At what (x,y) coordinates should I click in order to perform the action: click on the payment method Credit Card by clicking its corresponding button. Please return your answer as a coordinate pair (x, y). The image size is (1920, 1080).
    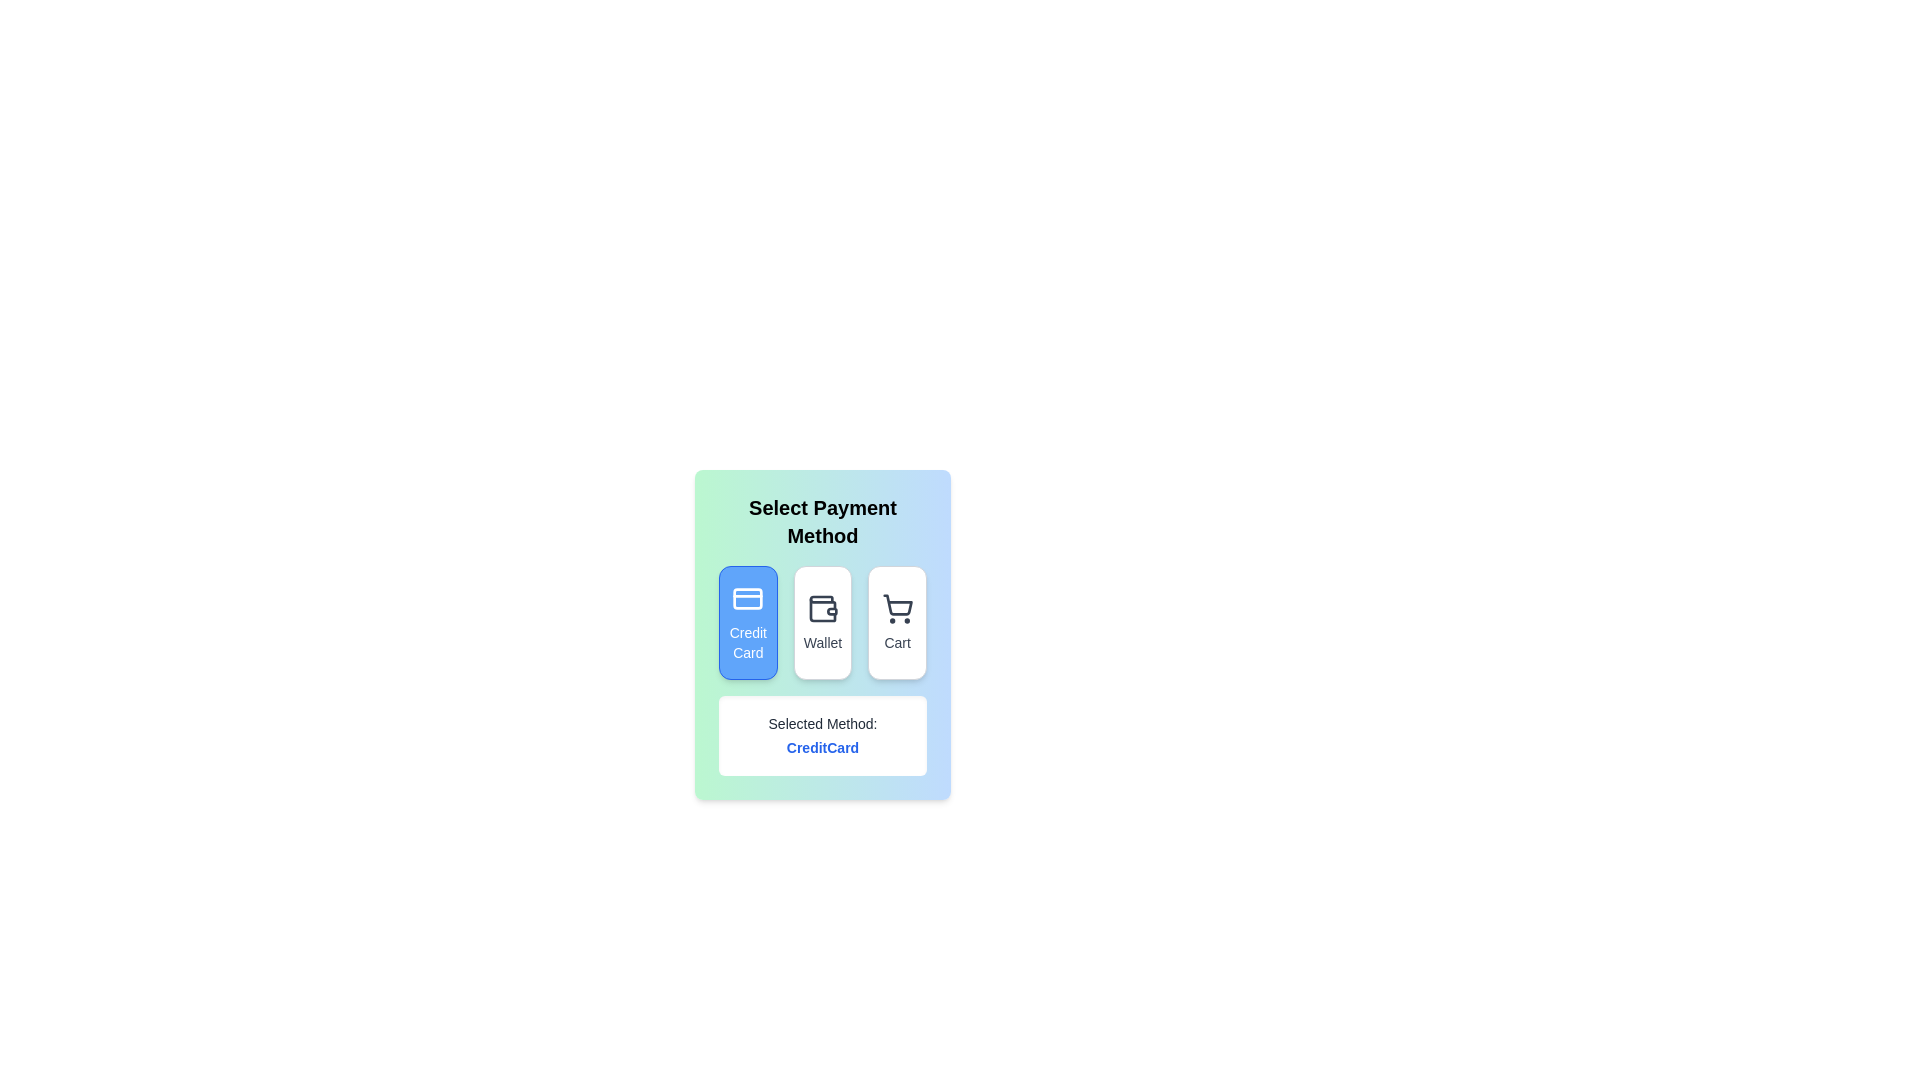
    Looking at the image, I should click on (747, 622).